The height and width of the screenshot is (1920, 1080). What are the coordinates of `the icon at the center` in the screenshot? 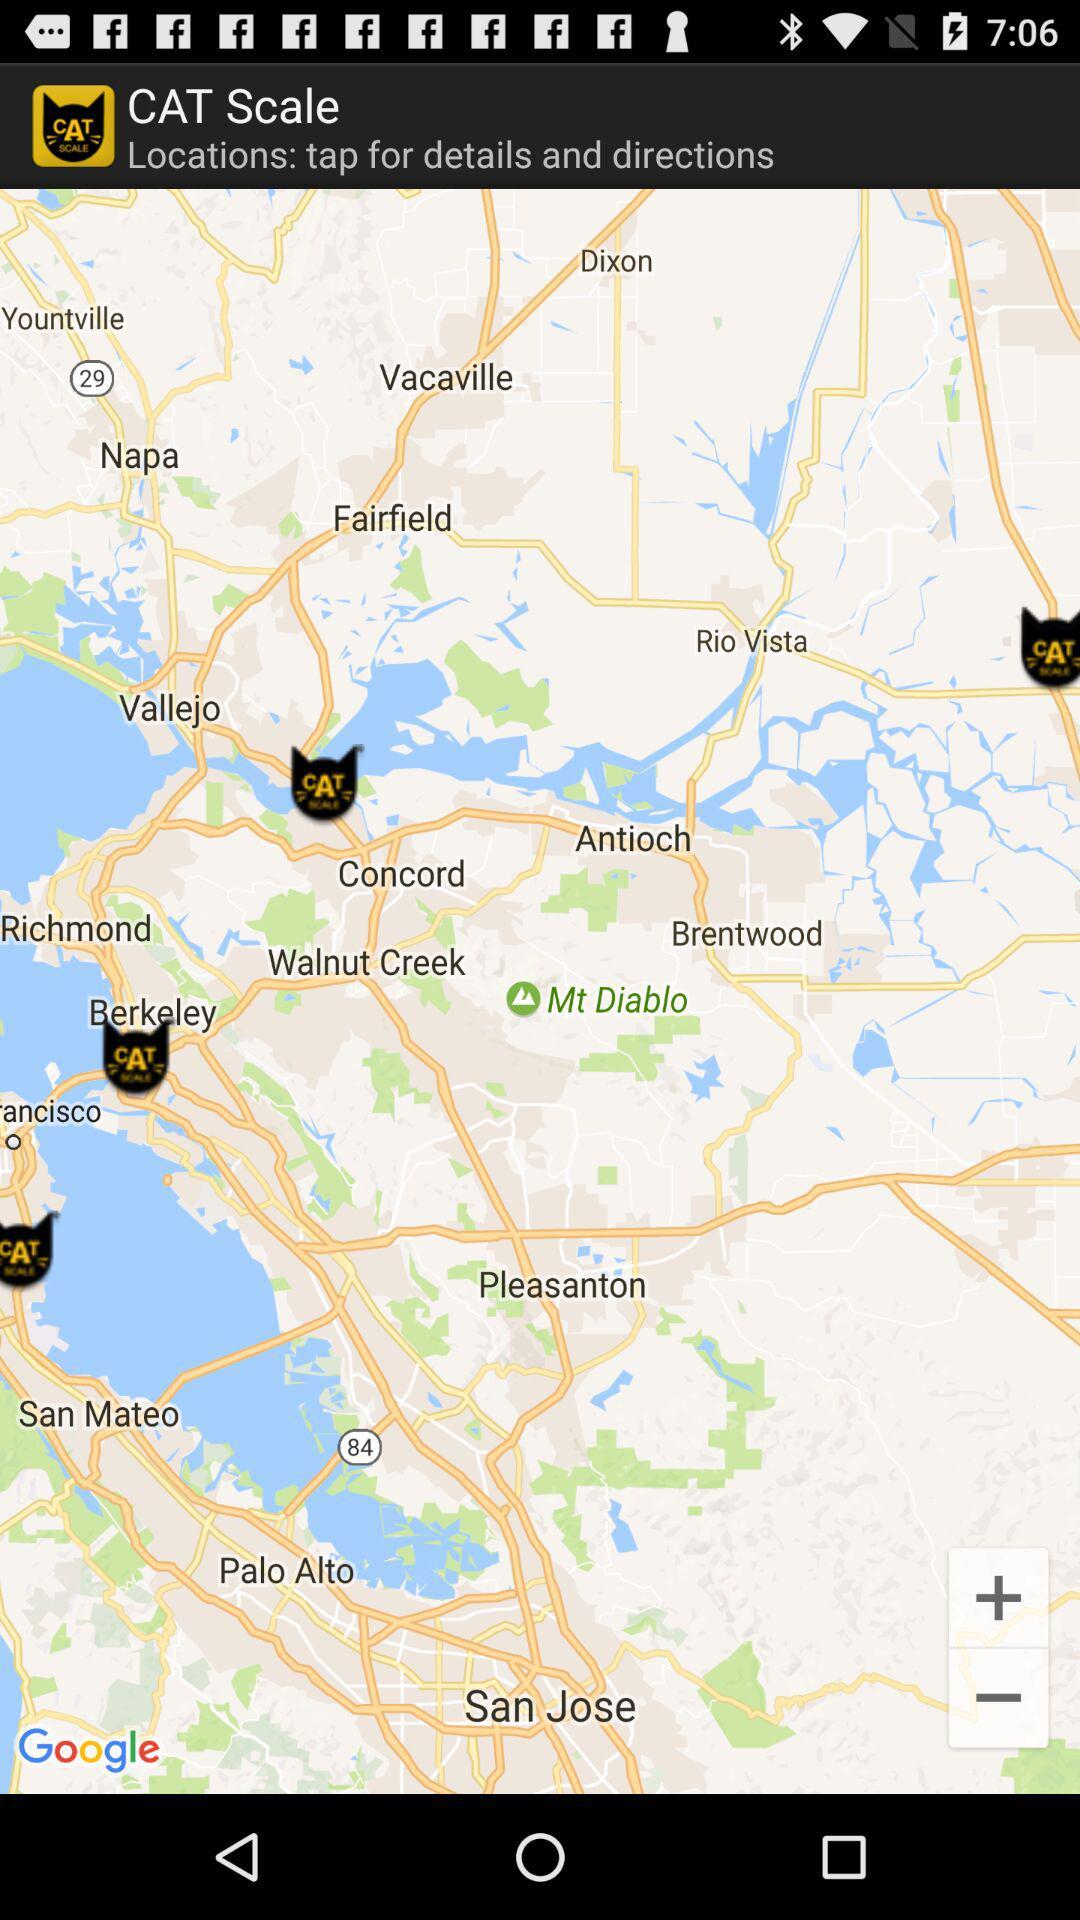 It's located at (540, 991).